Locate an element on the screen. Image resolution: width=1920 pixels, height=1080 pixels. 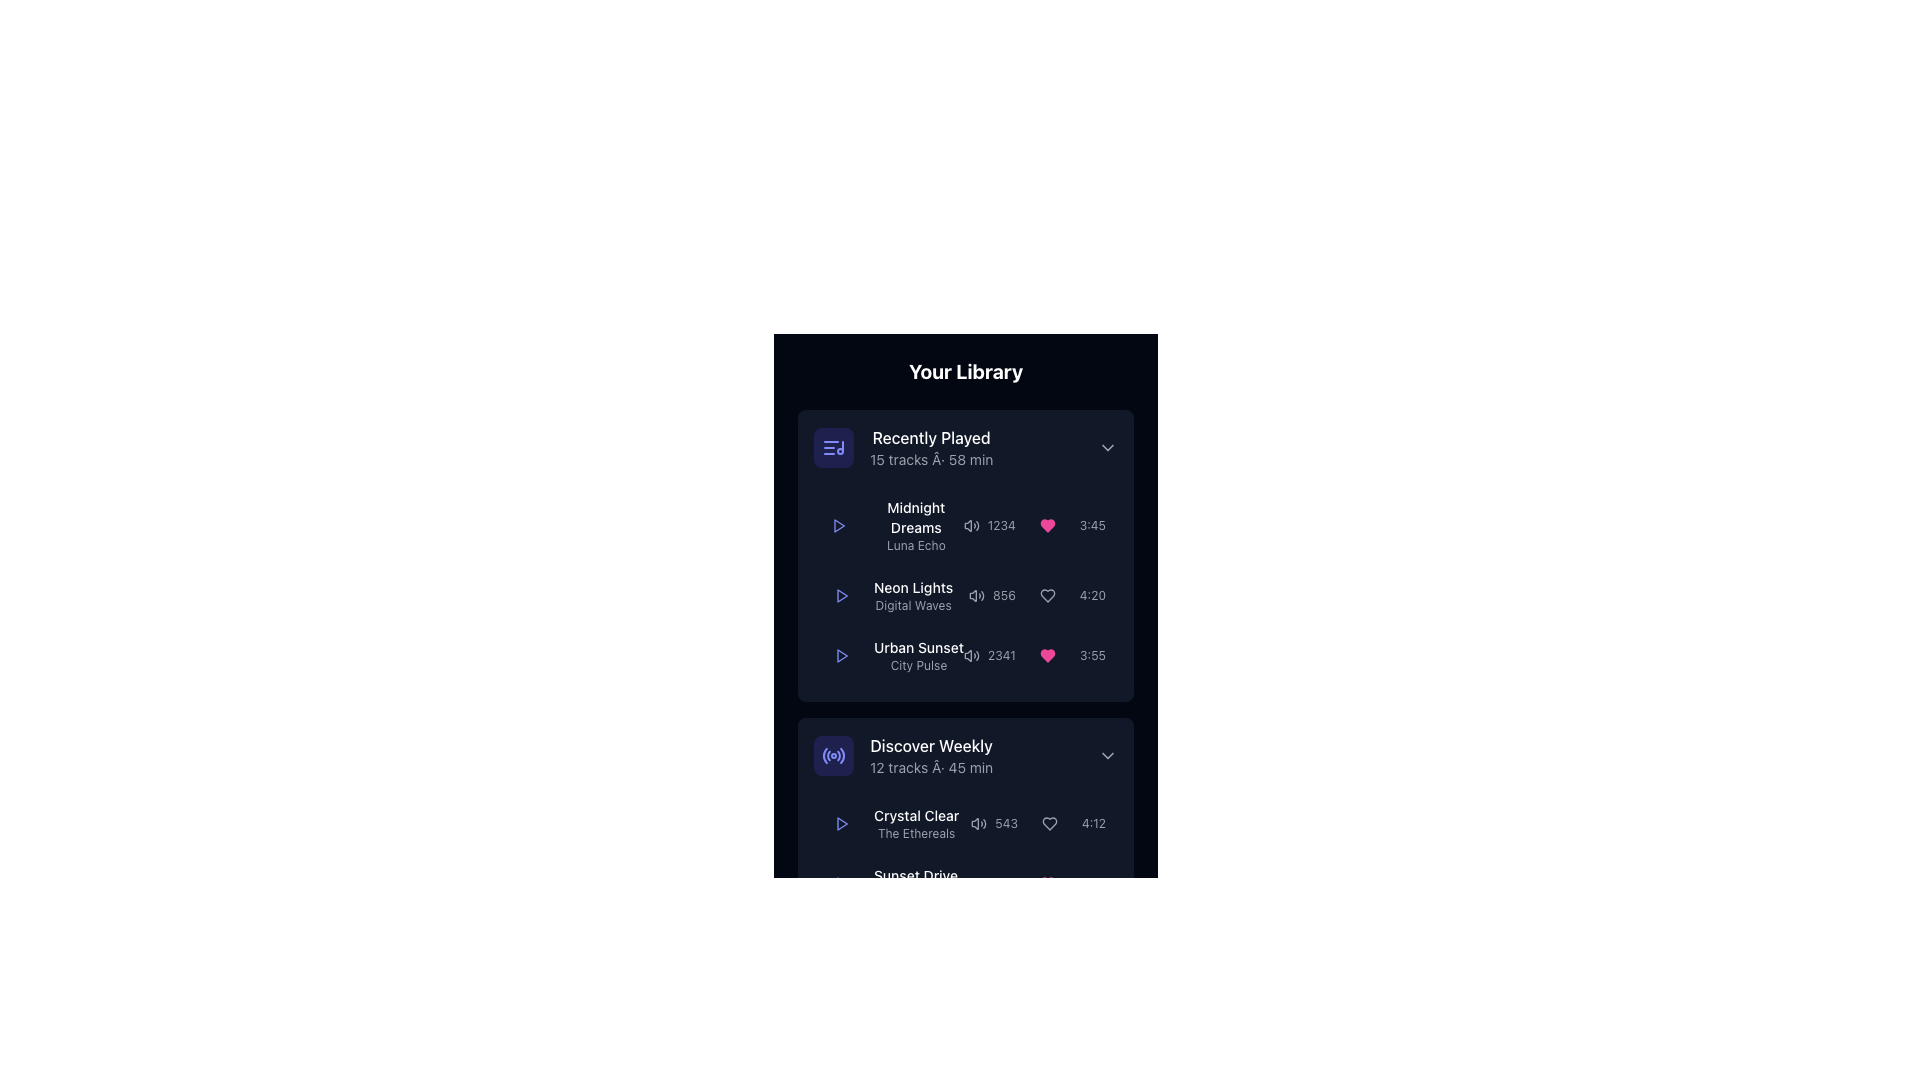
the music track selection option located under the 'Discover Weekly' section is located at coordinates (965, 824).